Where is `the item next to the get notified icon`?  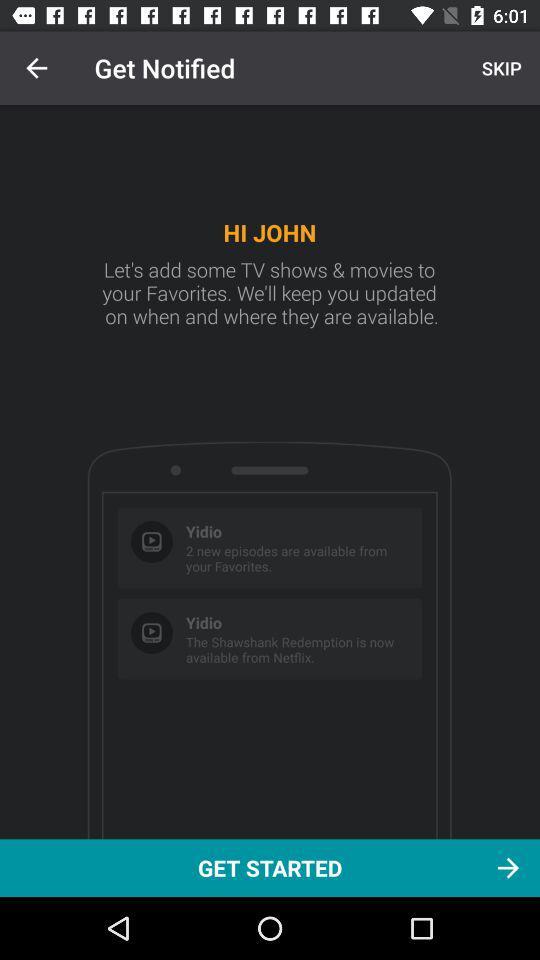 the item next to the get notified icon is located at coordinates (498, 68).